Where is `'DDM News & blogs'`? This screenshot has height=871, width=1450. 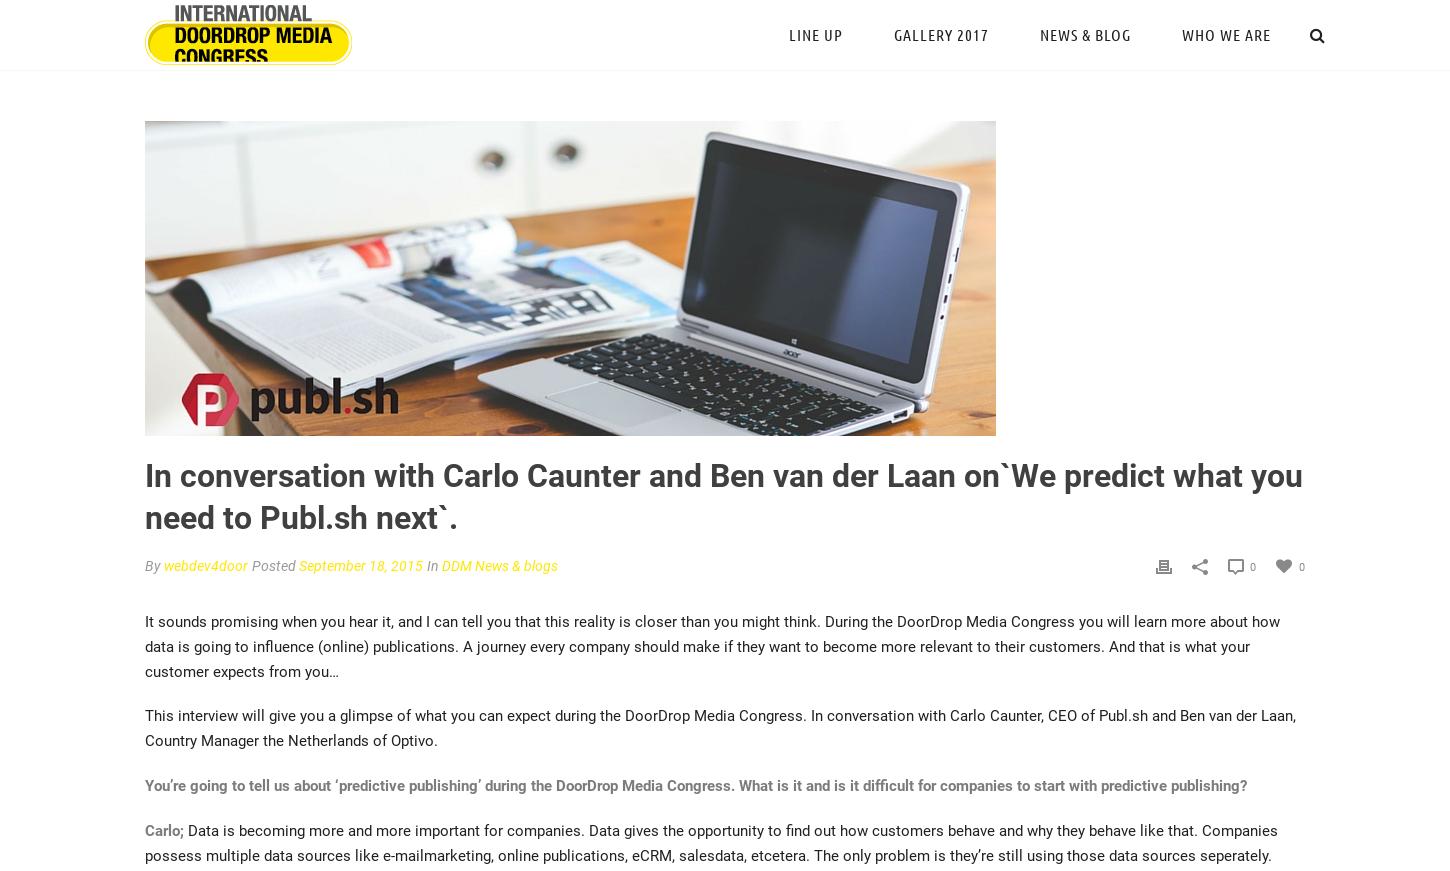
'DDM News & blogs' is located at coordinates (499, 565).